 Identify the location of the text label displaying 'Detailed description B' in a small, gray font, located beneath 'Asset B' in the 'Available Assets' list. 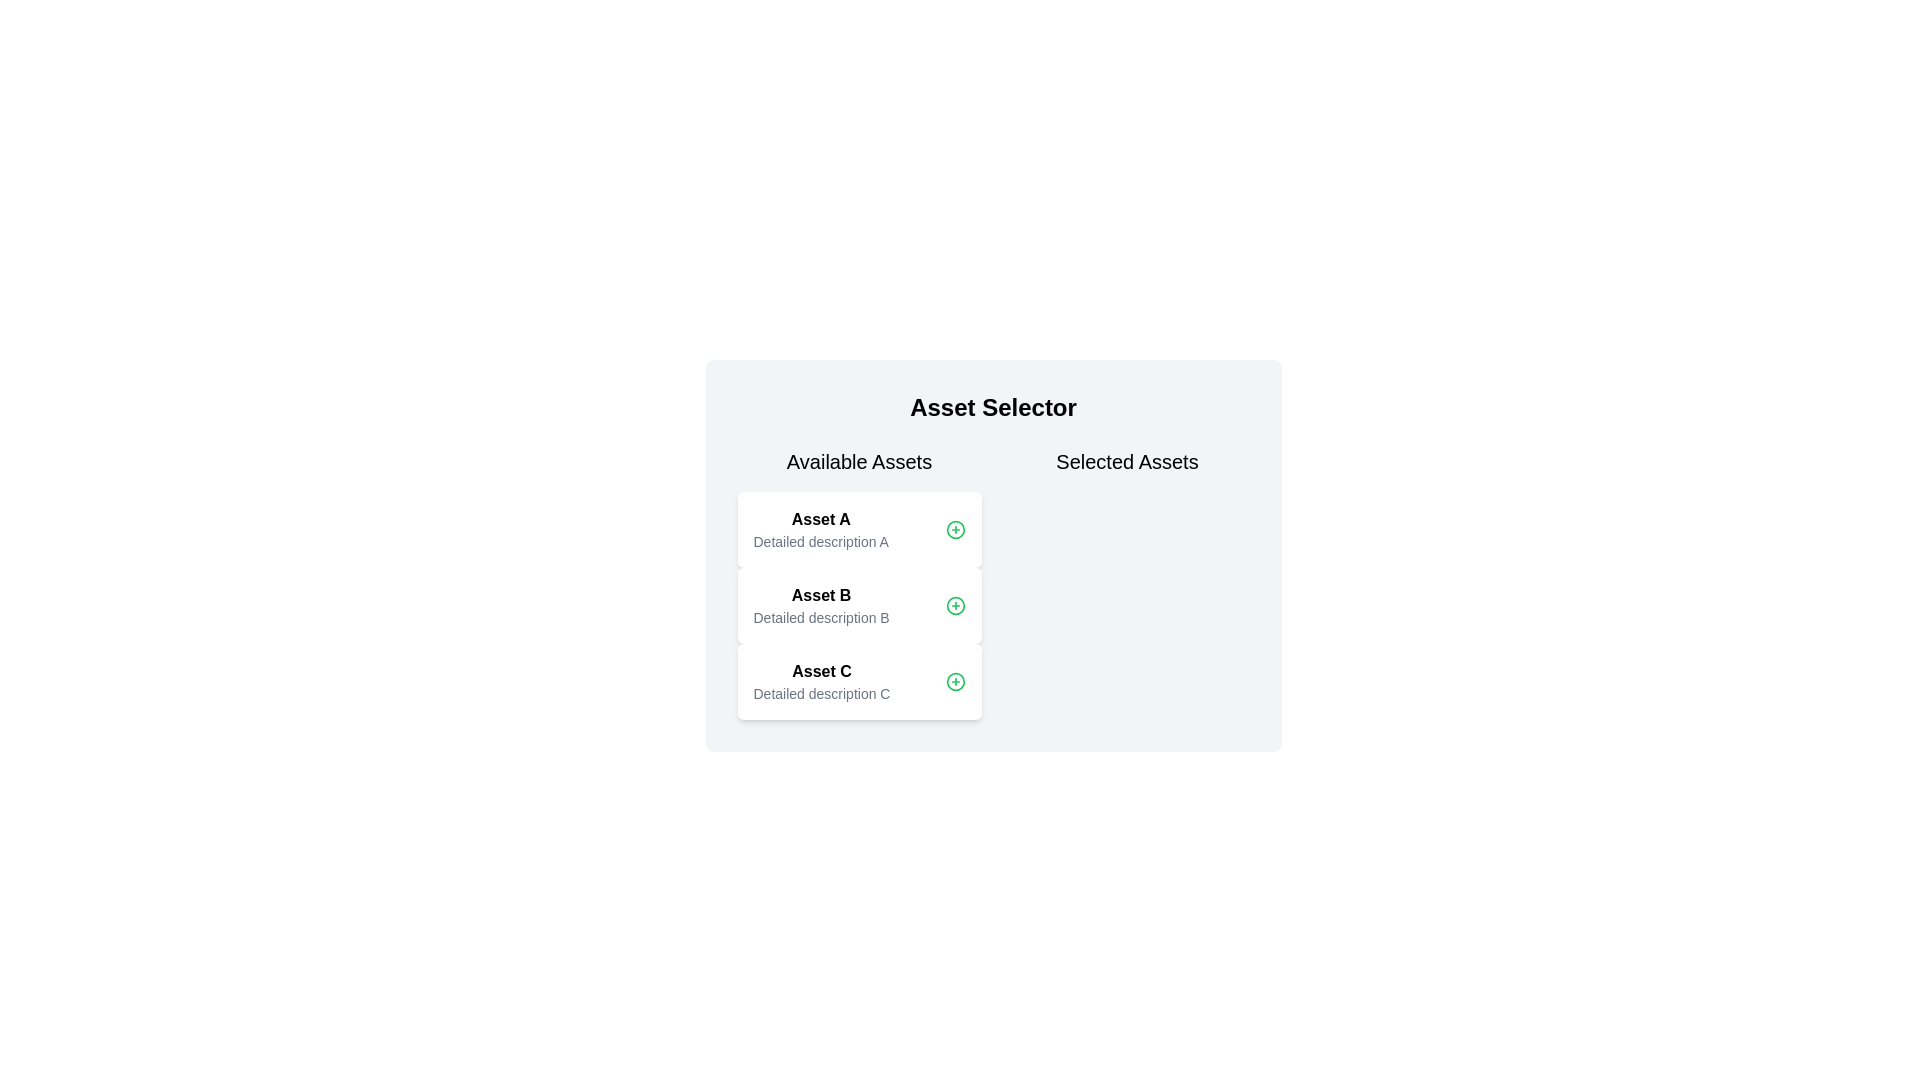
(821, 616).